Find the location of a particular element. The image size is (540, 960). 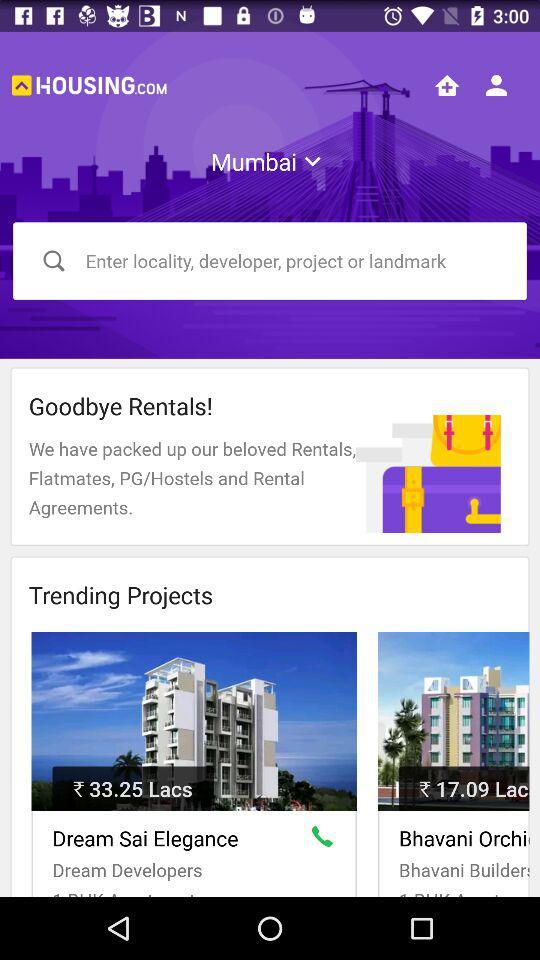

property search is located at coordinates (447, 85).